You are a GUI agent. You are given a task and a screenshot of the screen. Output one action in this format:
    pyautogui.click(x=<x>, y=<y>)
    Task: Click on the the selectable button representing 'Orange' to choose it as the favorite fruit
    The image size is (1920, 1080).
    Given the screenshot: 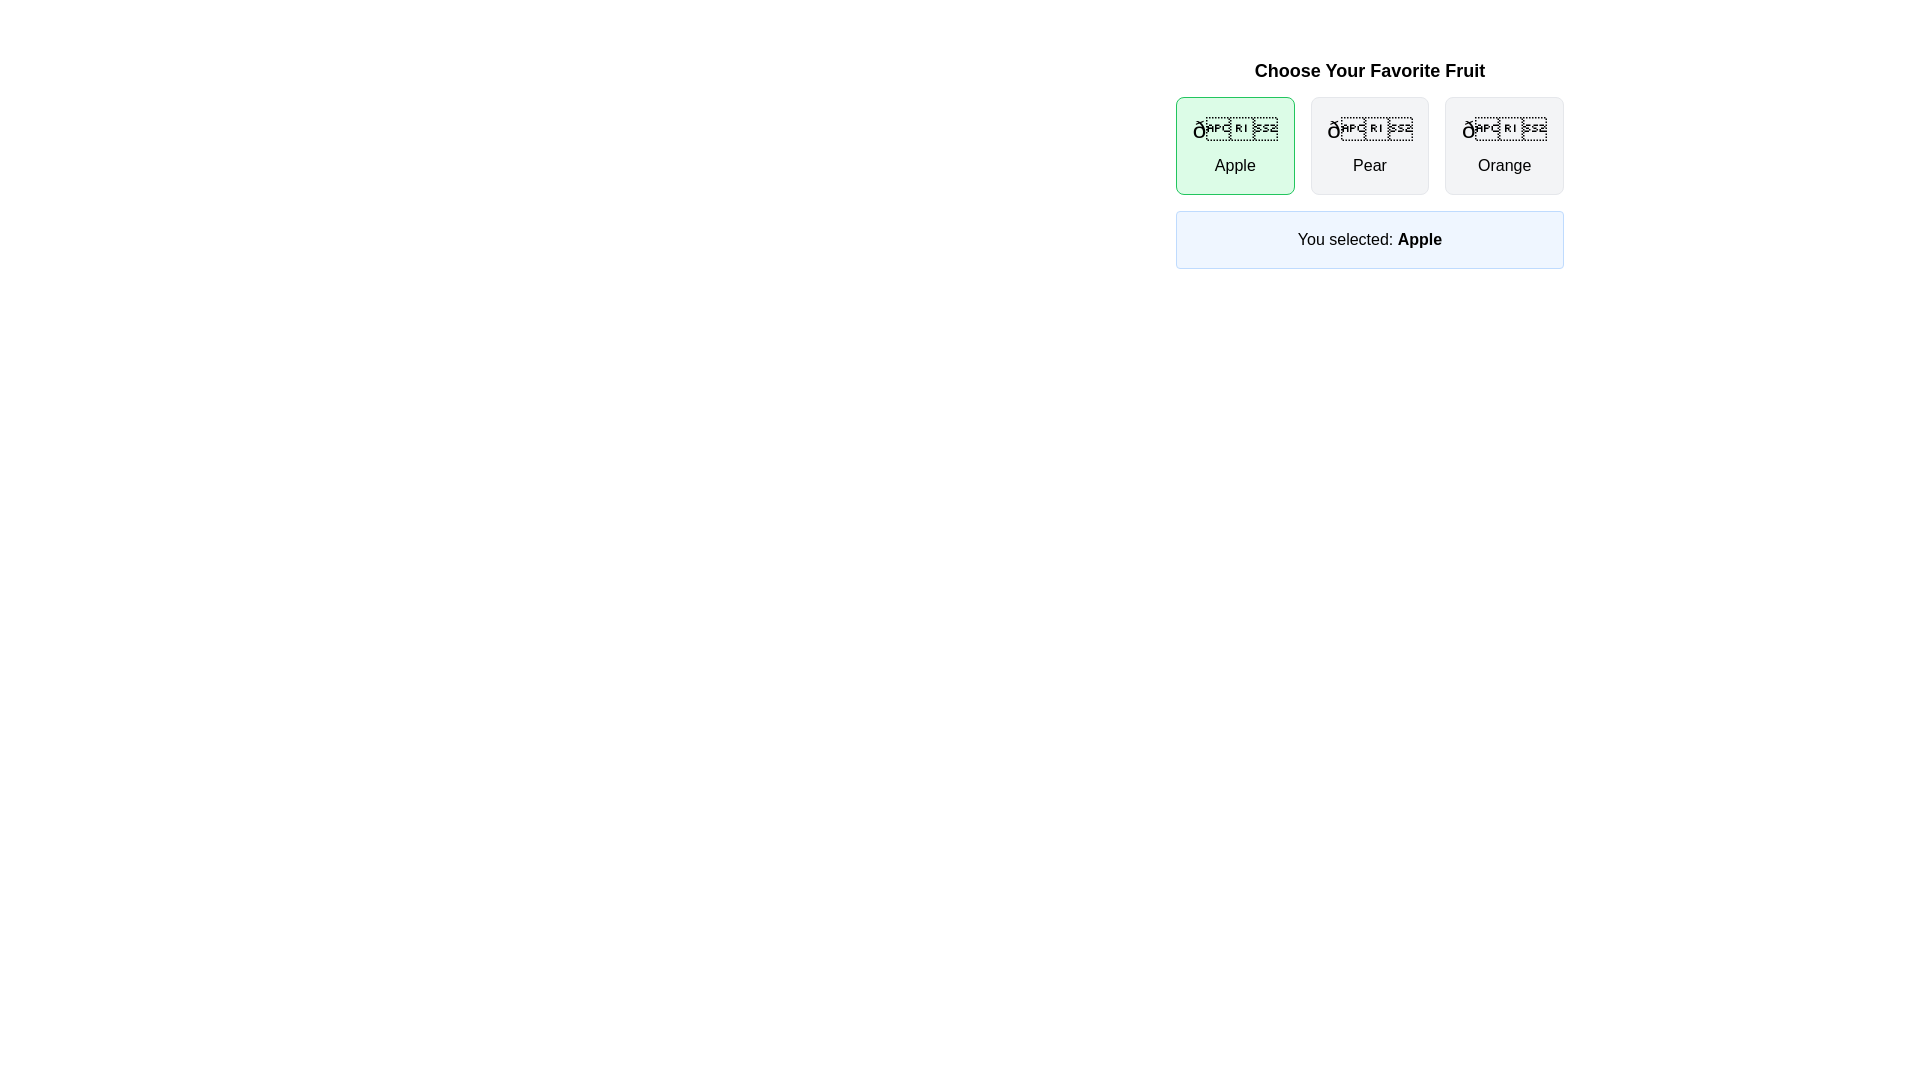 What is the action you would take?
    pyautogui.click(x=1504, y=145)
    